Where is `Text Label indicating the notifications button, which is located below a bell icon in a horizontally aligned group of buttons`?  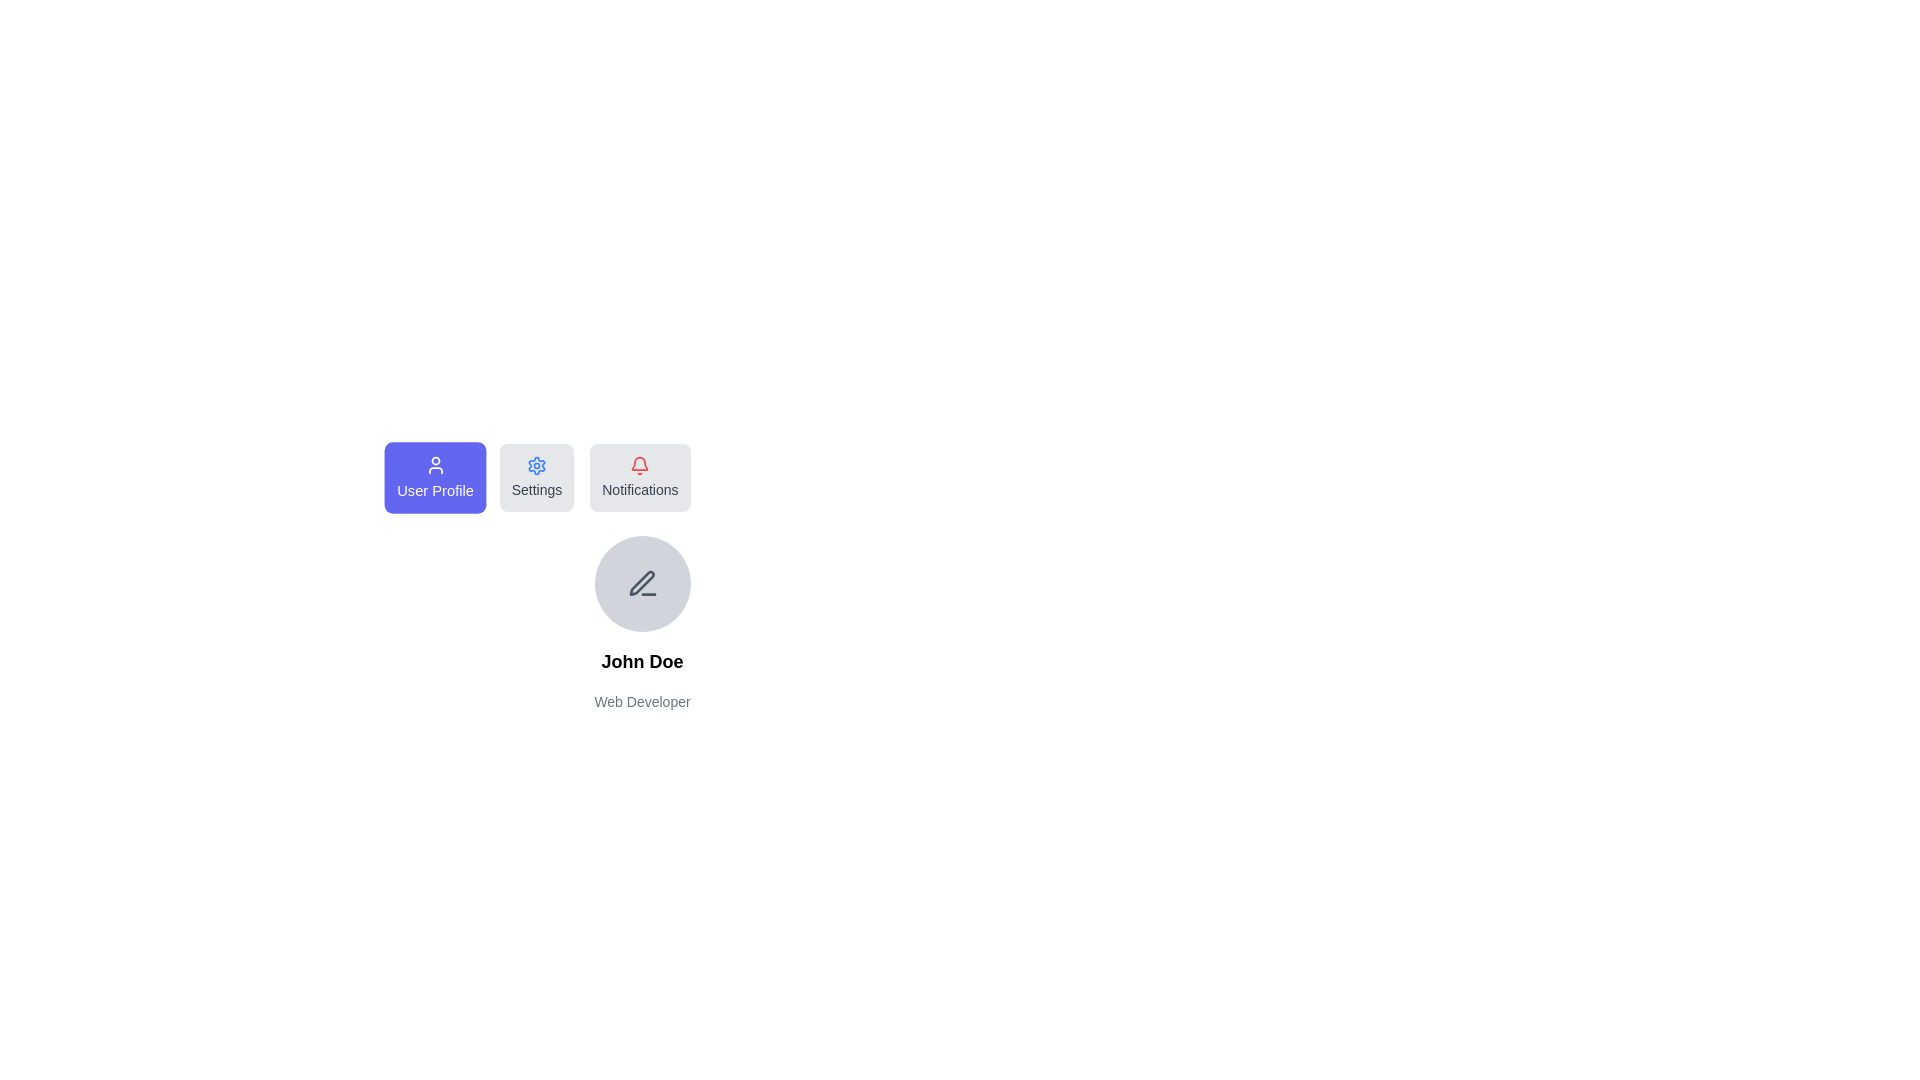
Text Label indicating the notifications button, which is located below a bell icon in a horizontally aligned group of buttons is located at coordinates (640, 489).